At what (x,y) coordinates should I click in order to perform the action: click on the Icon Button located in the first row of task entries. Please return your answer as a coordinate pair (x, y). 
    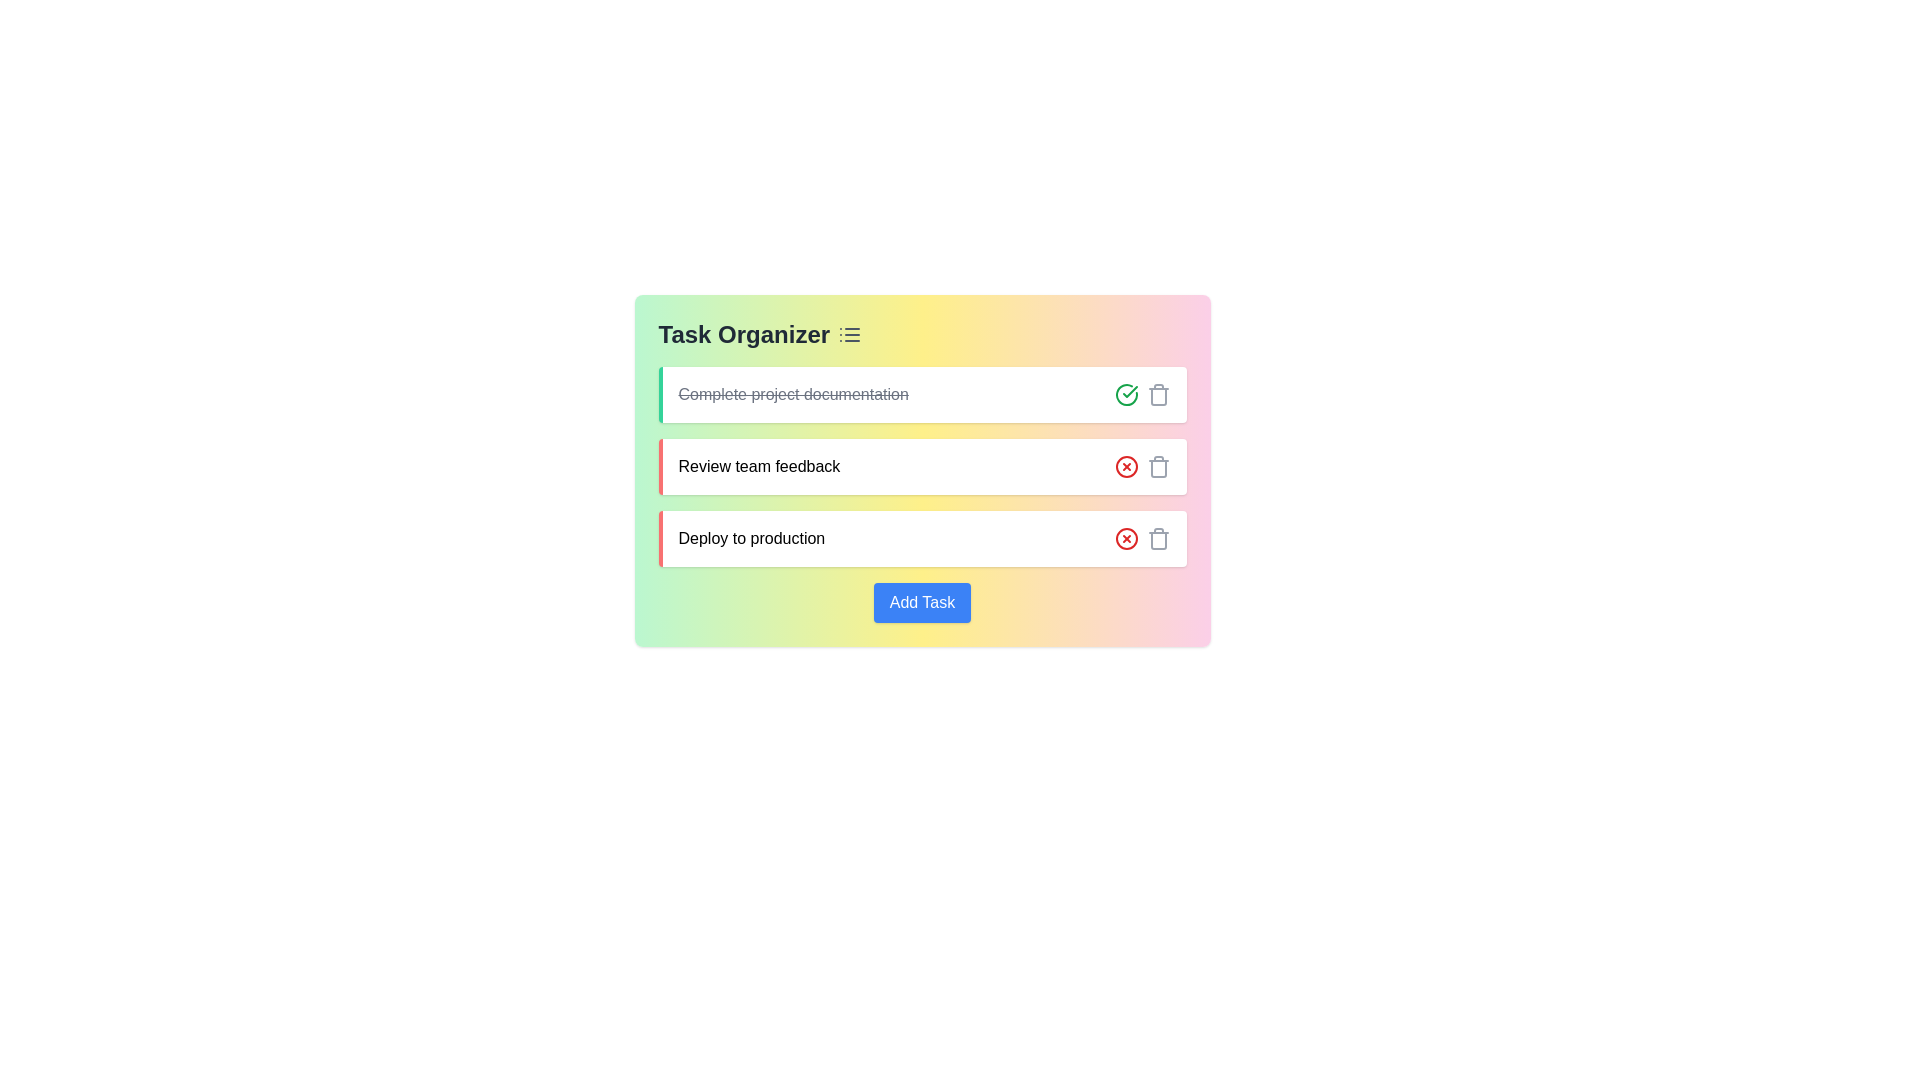
    Looking at the image, I should click on (1126, 394).